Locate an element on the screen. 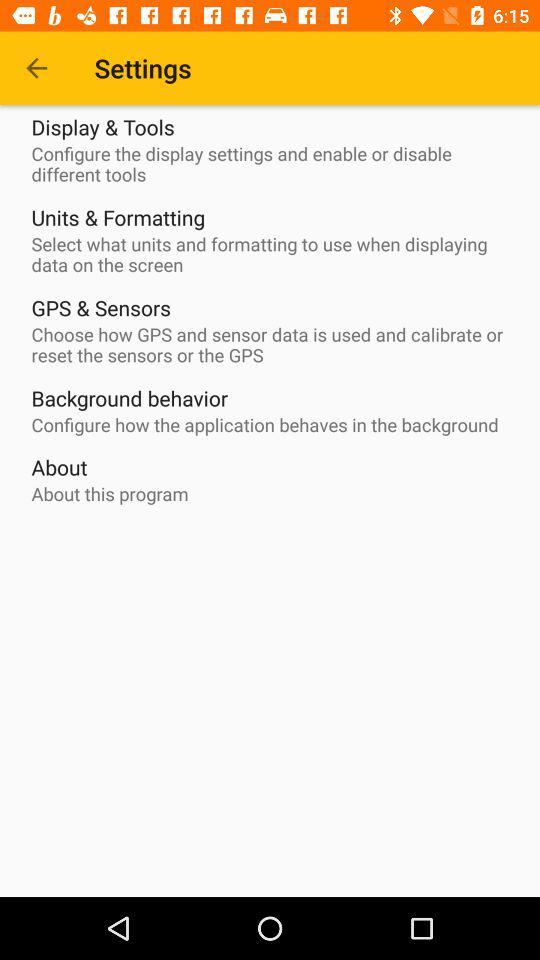 The width and height of the screenshot is (540, 960). choose how gps is located at coordinates (274, 345).